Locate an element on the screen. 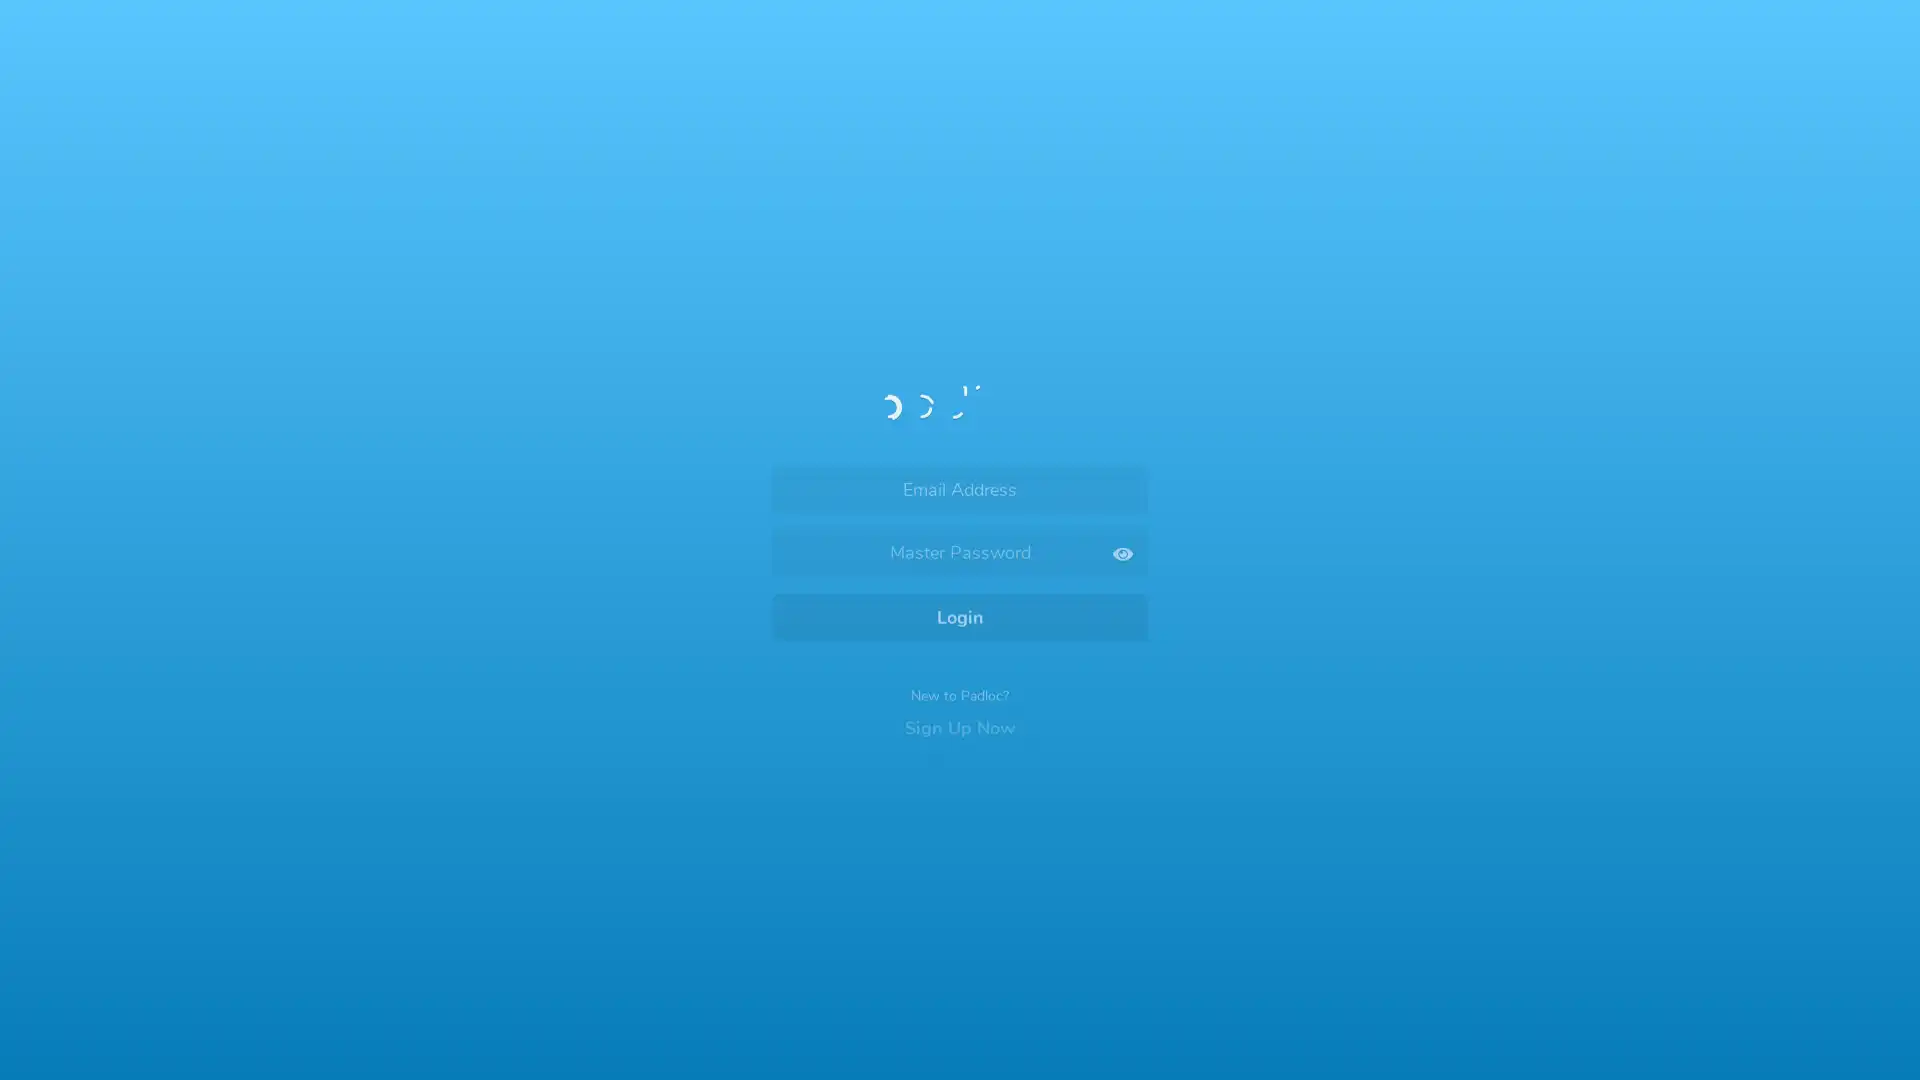  Create Organization is located at coordinates (1064, 661).